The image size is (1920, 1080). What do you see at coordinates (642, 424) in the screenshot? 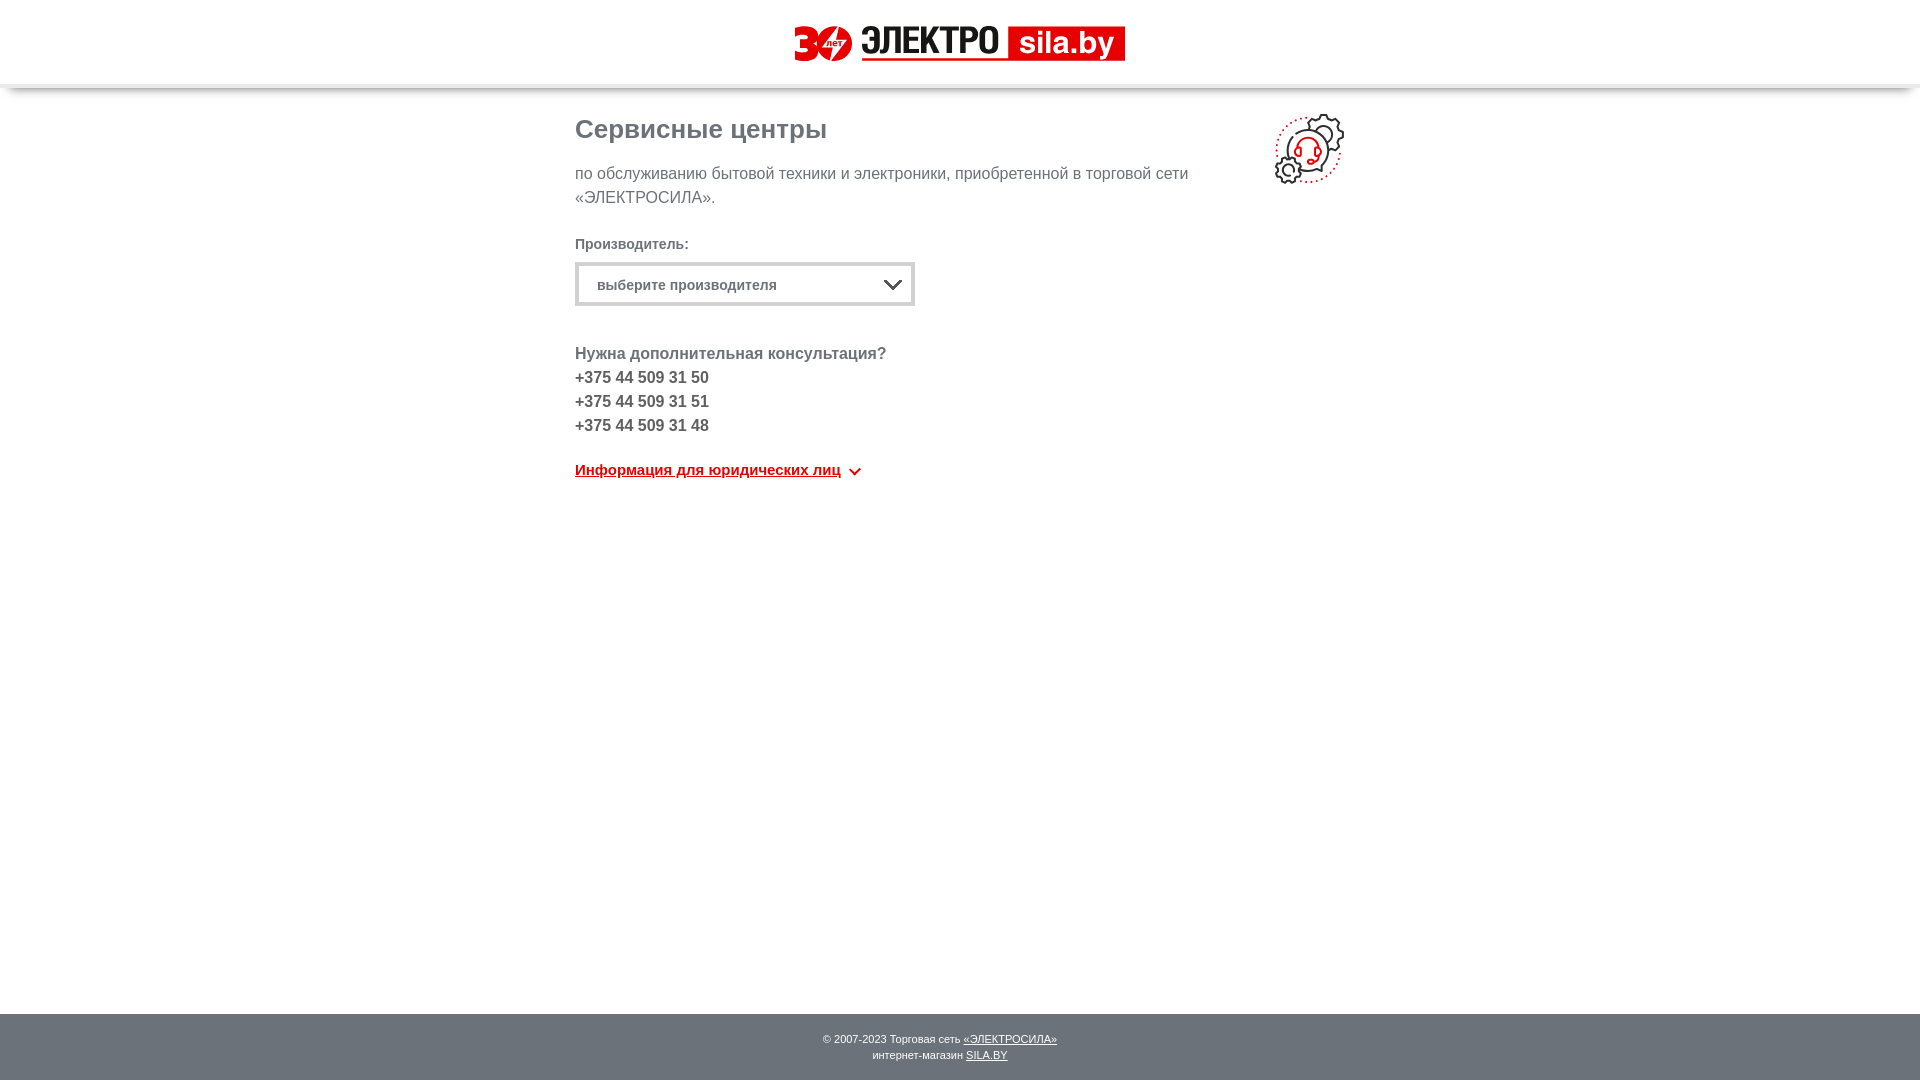
I see `'+375 44 509 31 48'` at bounding box center [642, 424].